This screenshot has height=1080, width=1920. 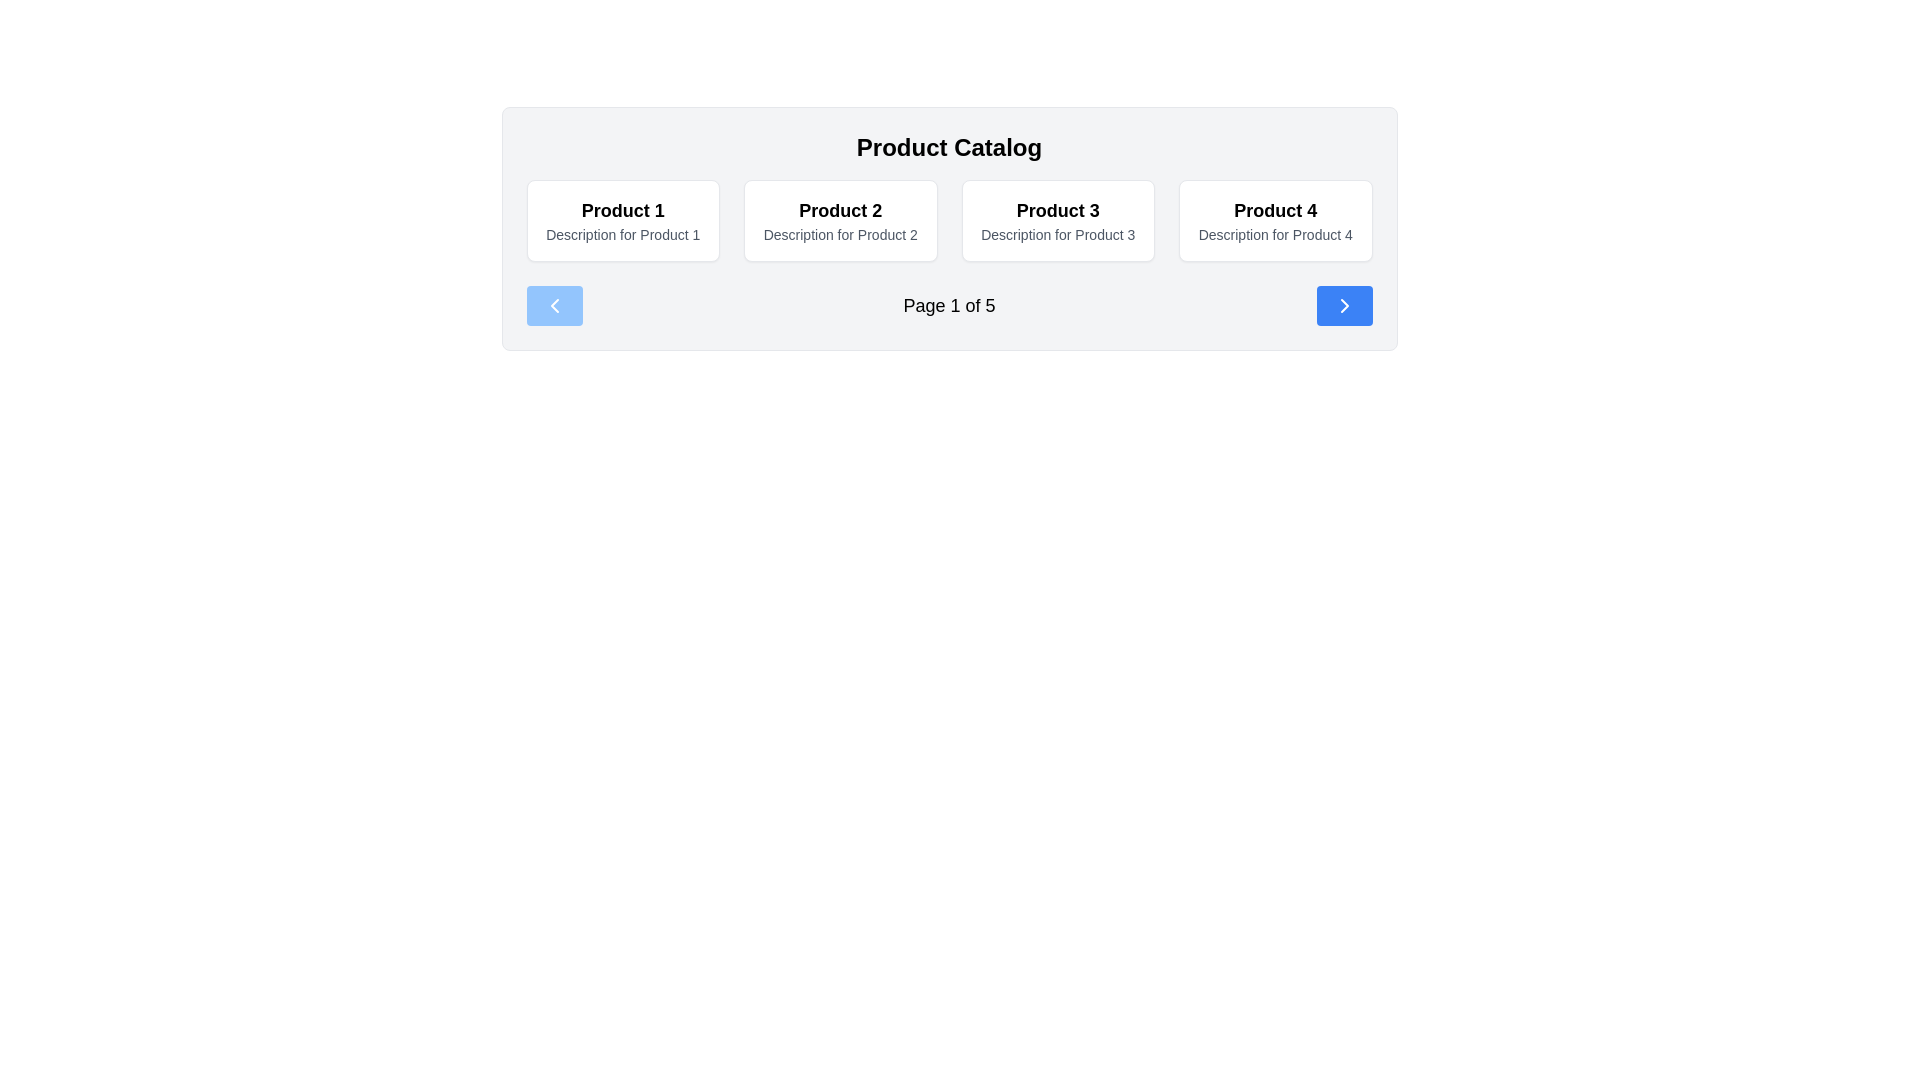 What do you see at coordinates (622, 211) in the screenshot?
I see `the bold heading labeled 'Product 1' which is positioned at the top of the card with a white background and rounded corners` at bounding box center [622, 211].